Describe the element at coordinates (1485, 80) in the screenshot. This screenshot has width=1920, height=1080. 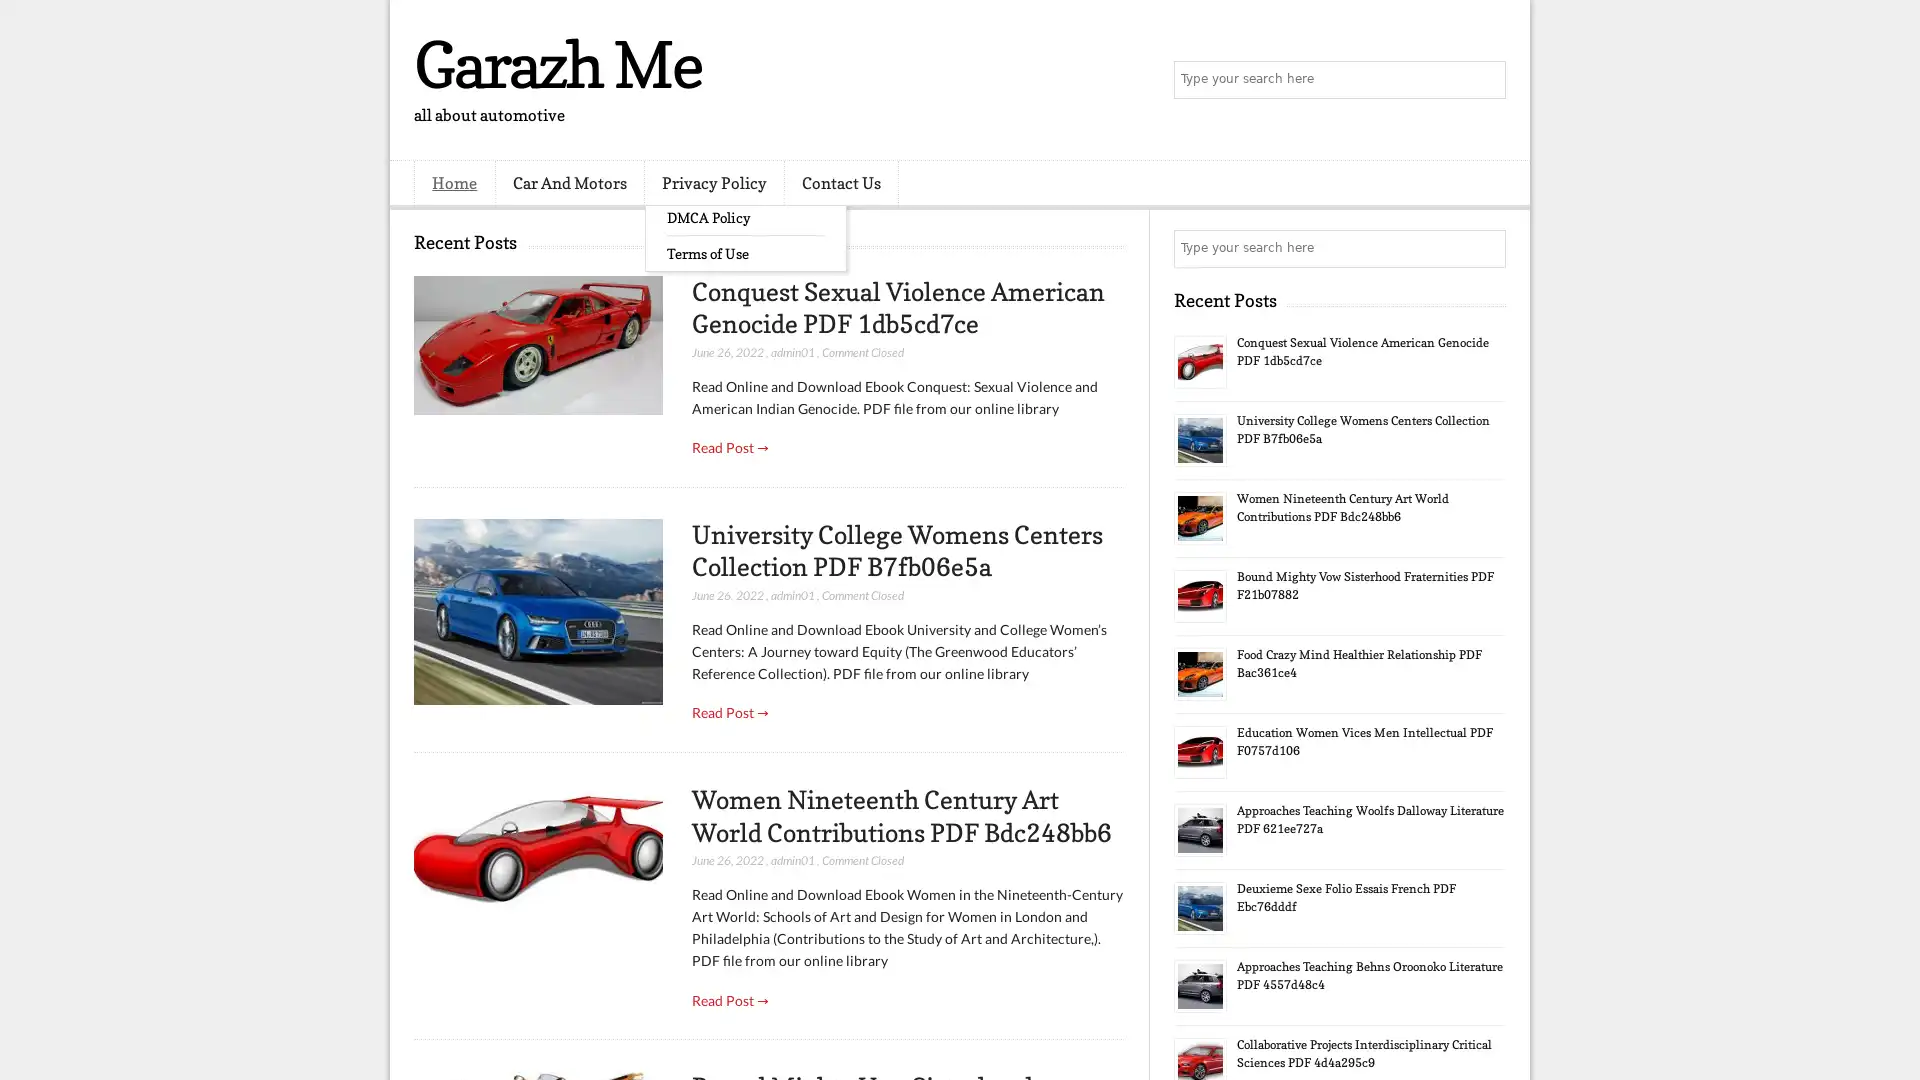
I see `Search` at that location.